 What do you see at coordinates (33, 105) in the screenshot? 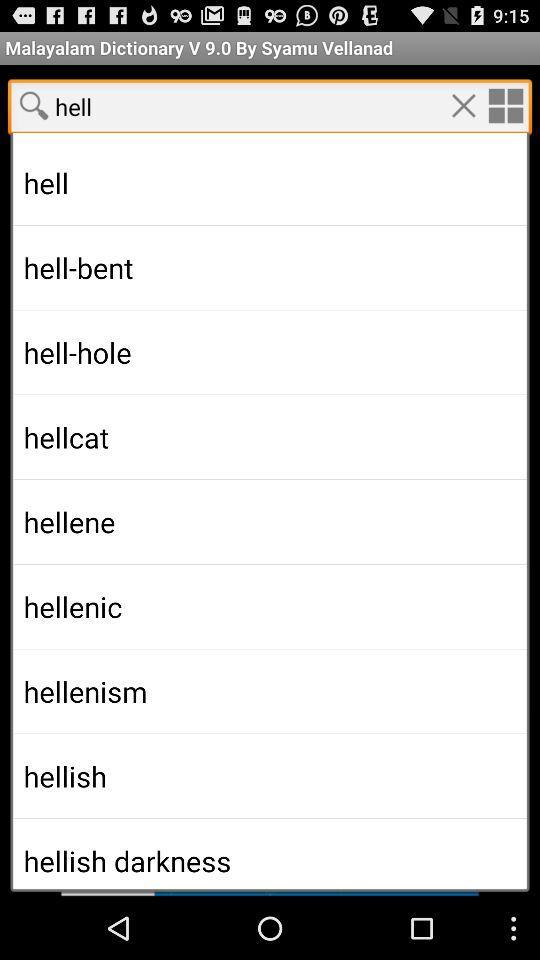
I see `serch` at bounding box center [33, 105].